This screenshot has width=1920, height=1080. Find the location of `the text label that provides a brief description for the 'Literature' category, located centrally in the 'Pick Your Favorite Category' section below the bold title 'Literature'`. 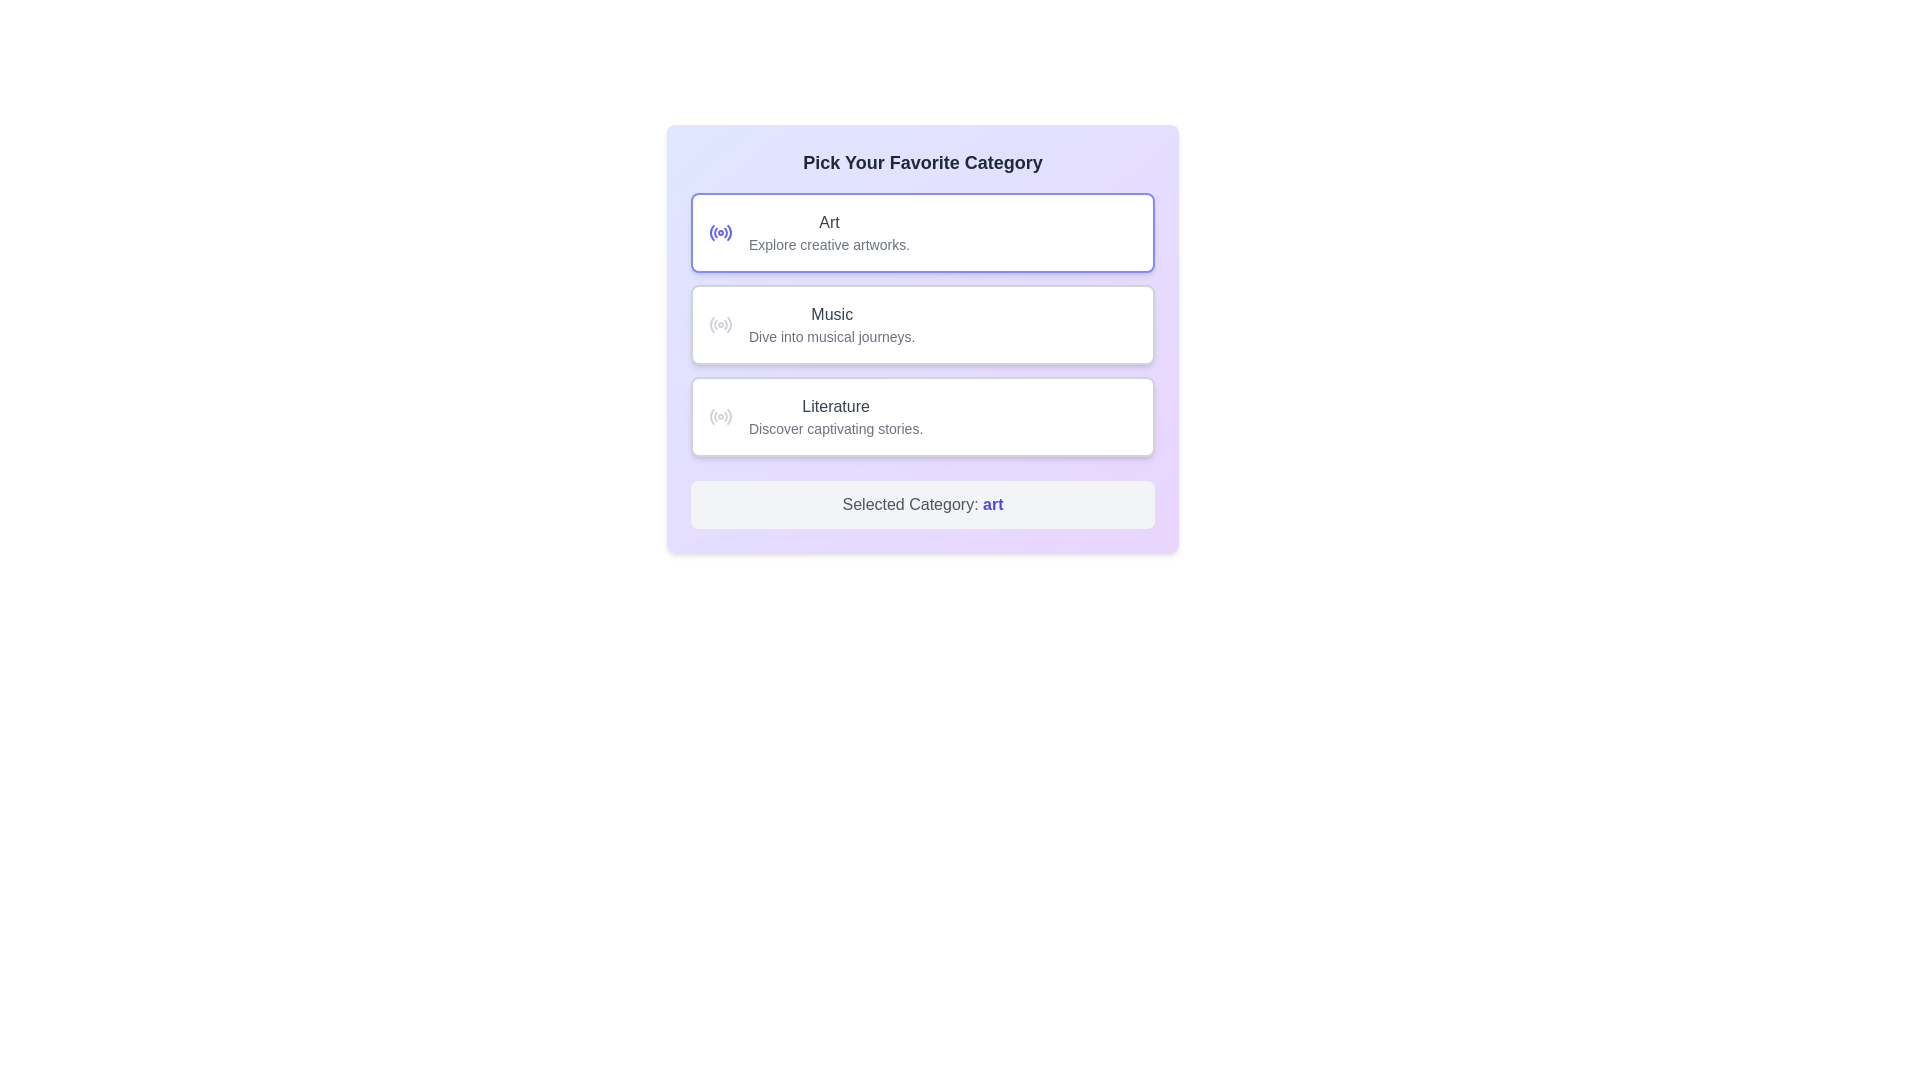

the text label that provides a brief description for the 'Literature' category, located centrally in the 'Pick Your Favorite Category' section below the bold title 'Literature' is located at coordinates (836, 427).